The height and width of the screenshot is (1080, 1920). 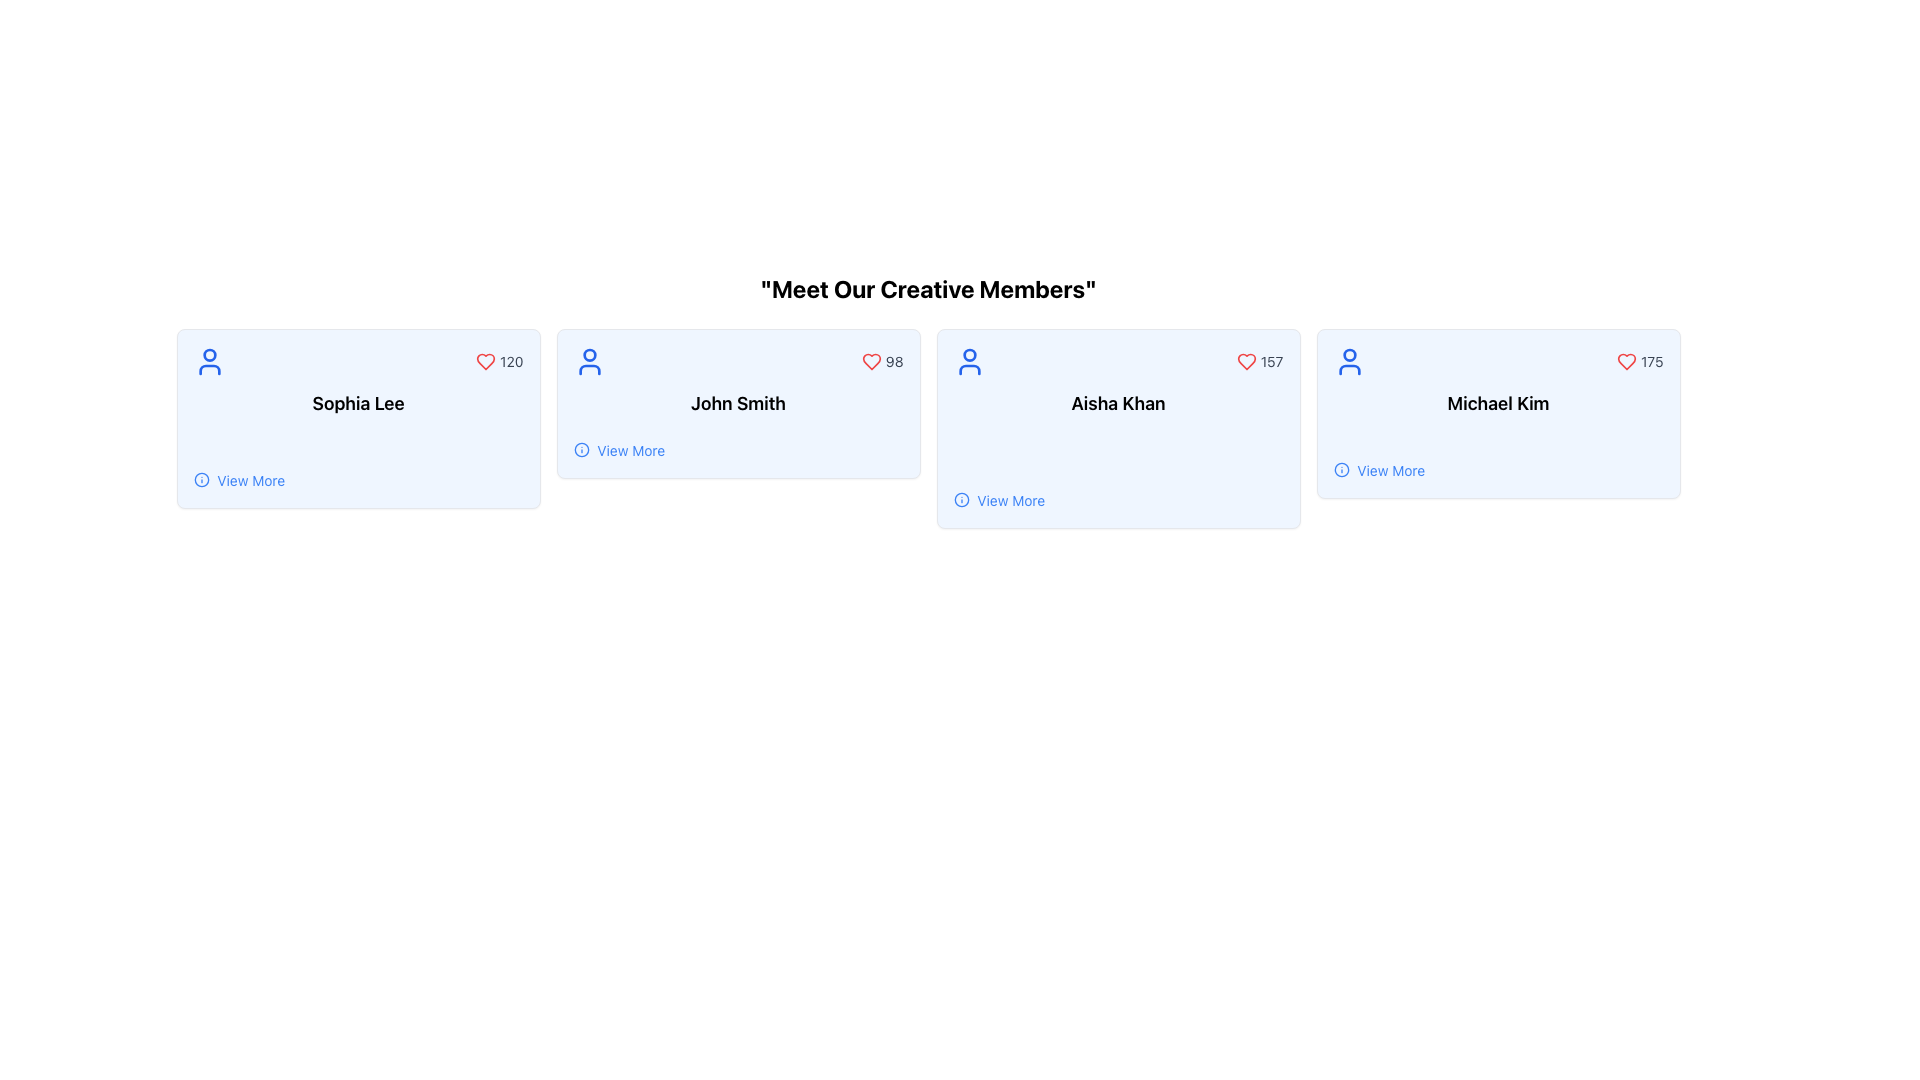 I want to click on the small circular graphic component that represents the user profile, located at the top of the profile icon on the fourth card from the left, above the name 'Michael Kim', so click(x=1349, y=354).